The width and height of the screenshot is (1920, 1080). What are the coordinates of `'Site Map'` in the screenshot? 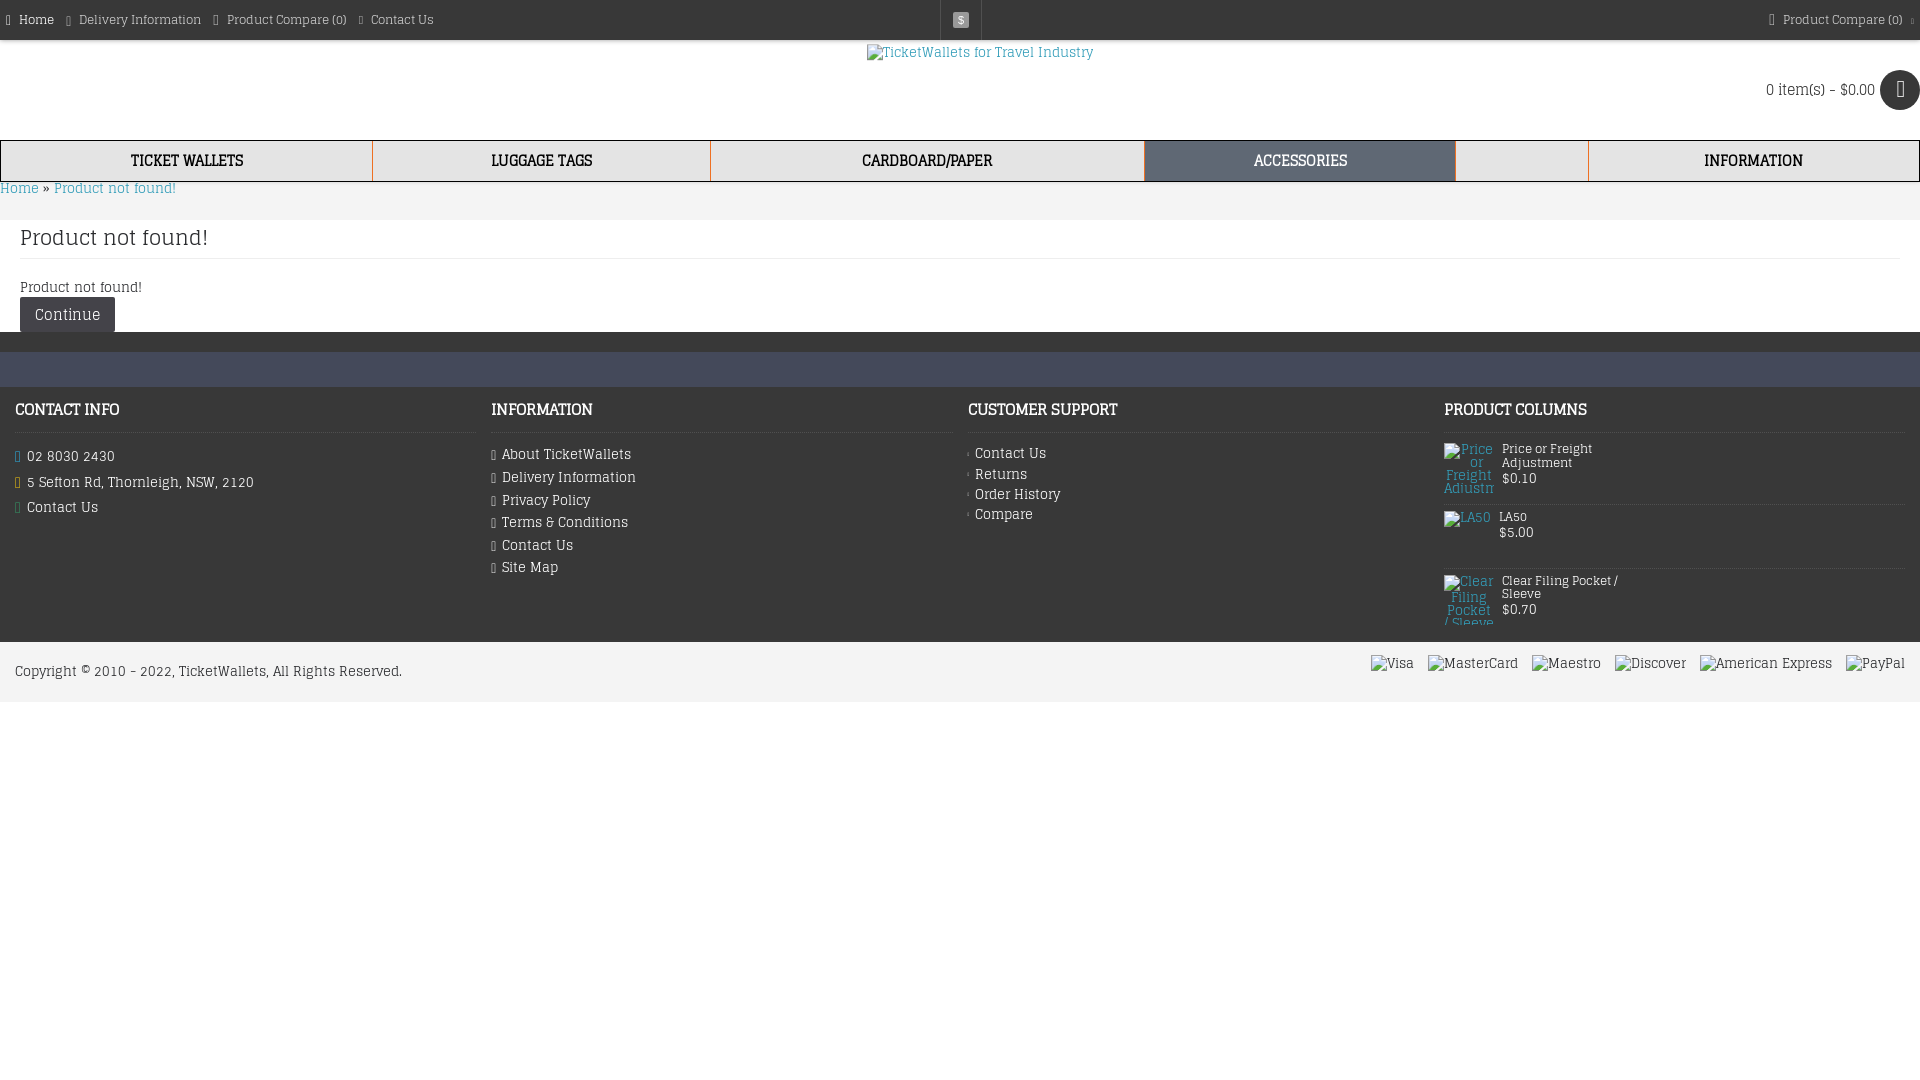 It's located at (720, 568).